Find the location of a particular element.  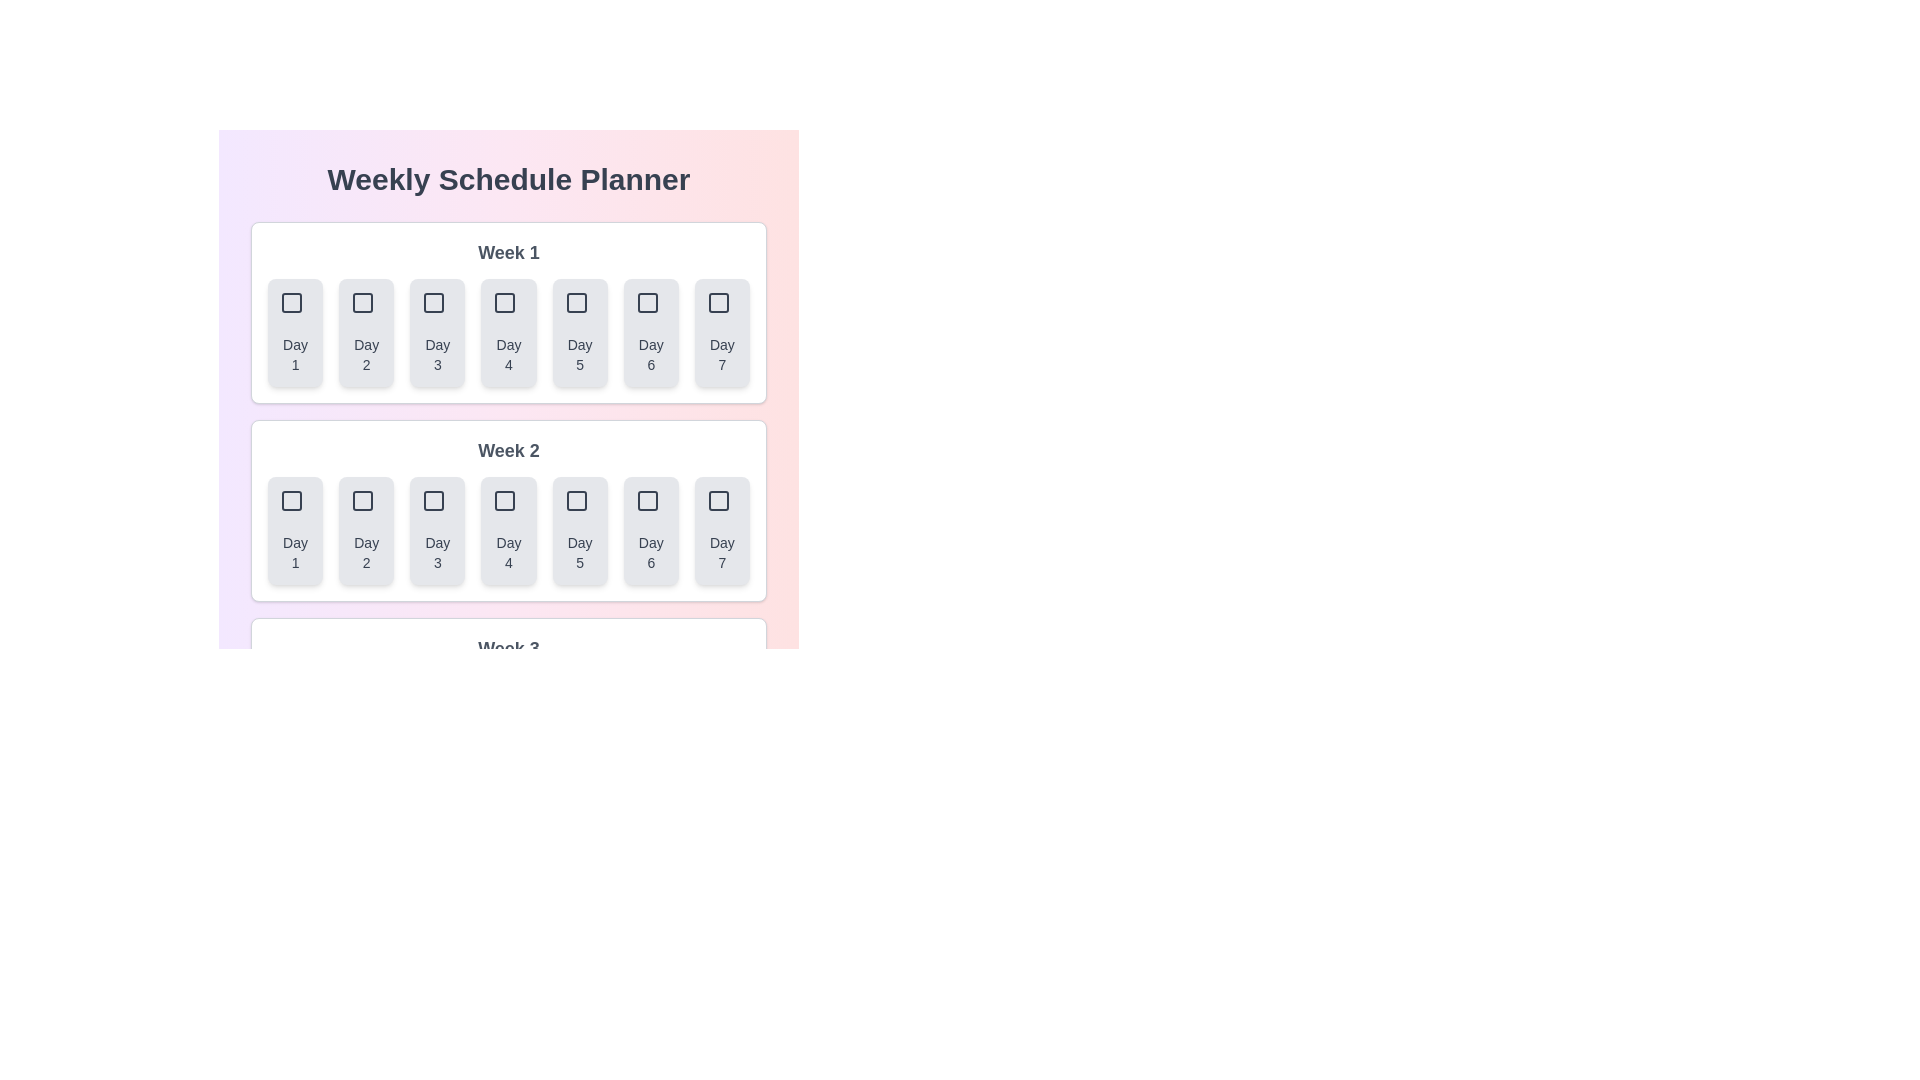

the button corresponding to Week 1 and Day 2 to select that day is located at coordinates (366, 331).